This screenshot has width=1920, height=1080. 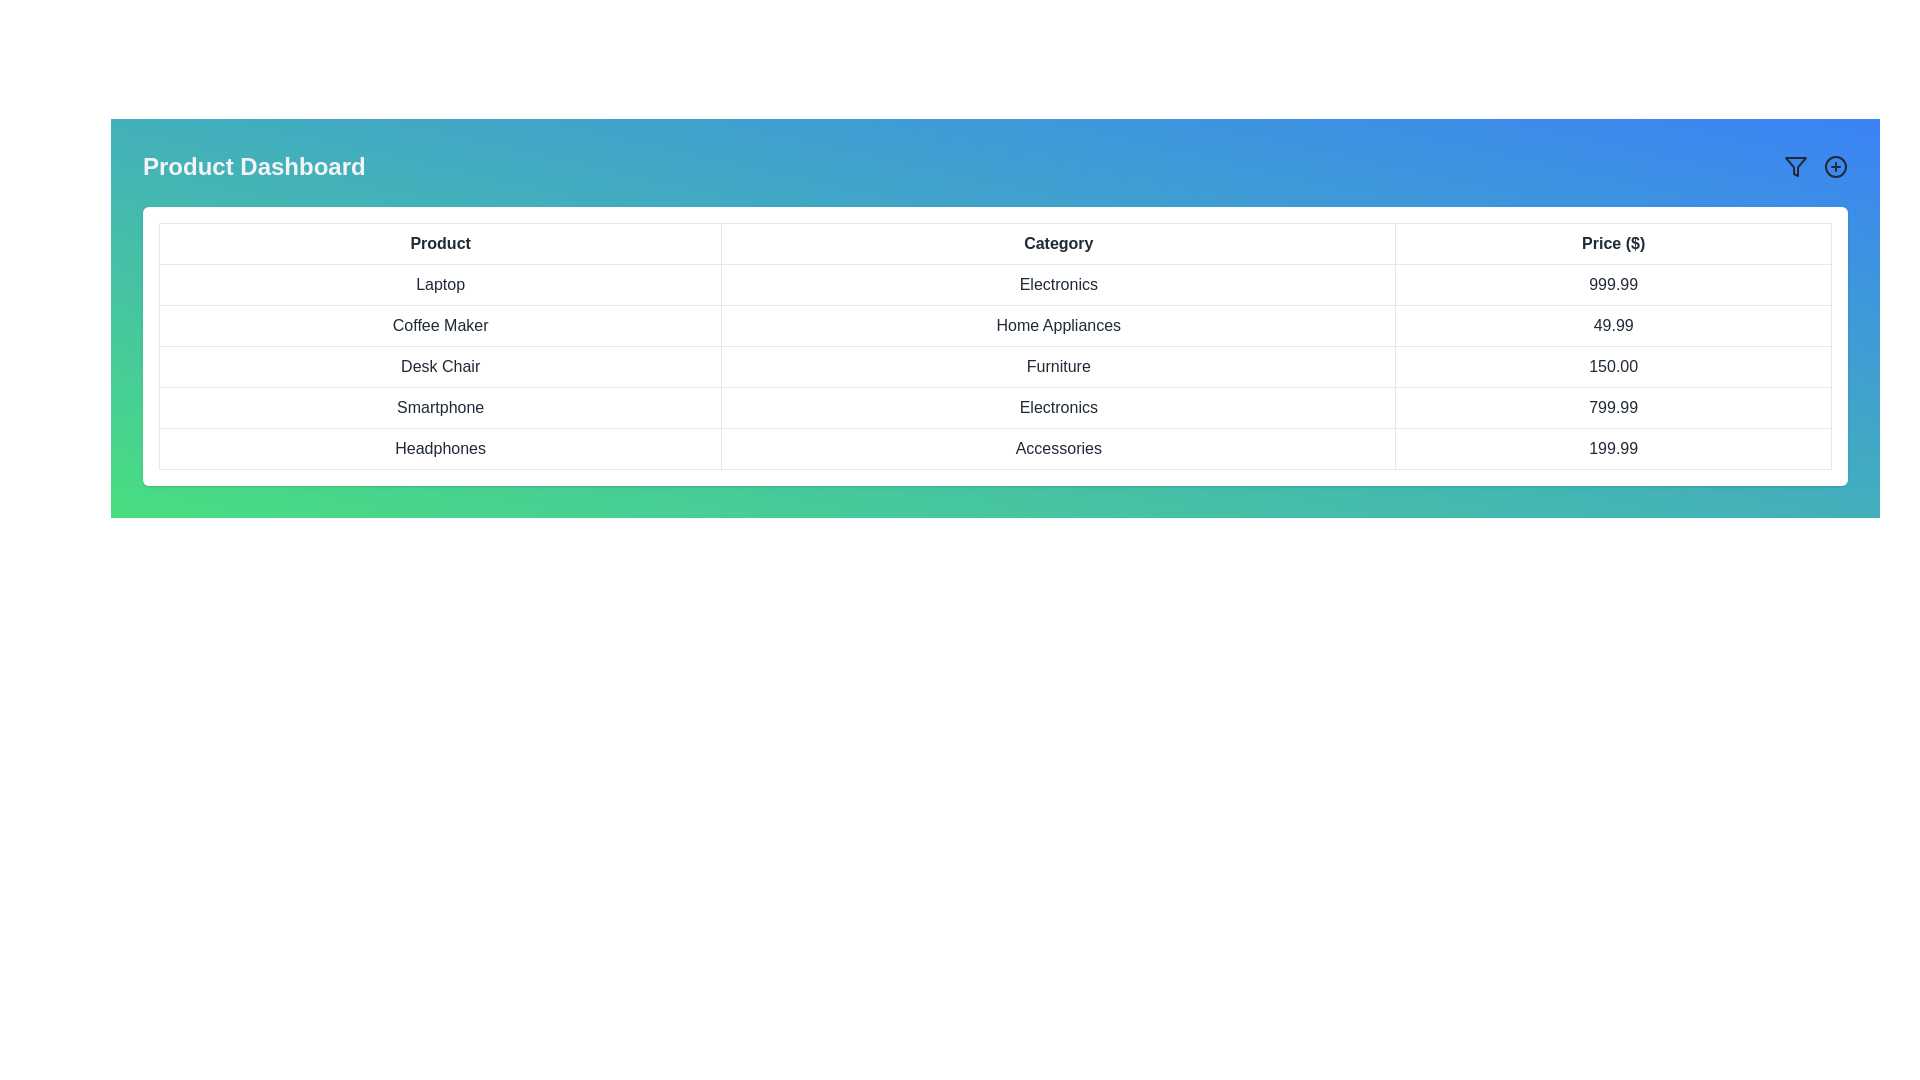 What do you see at coordinates (995, 407) in the screenshot?
I see `the fourth row in the data table that contains the product 'Smartphone', category 'Electronics', and price '799.99'` at bounding box center [995, 407].